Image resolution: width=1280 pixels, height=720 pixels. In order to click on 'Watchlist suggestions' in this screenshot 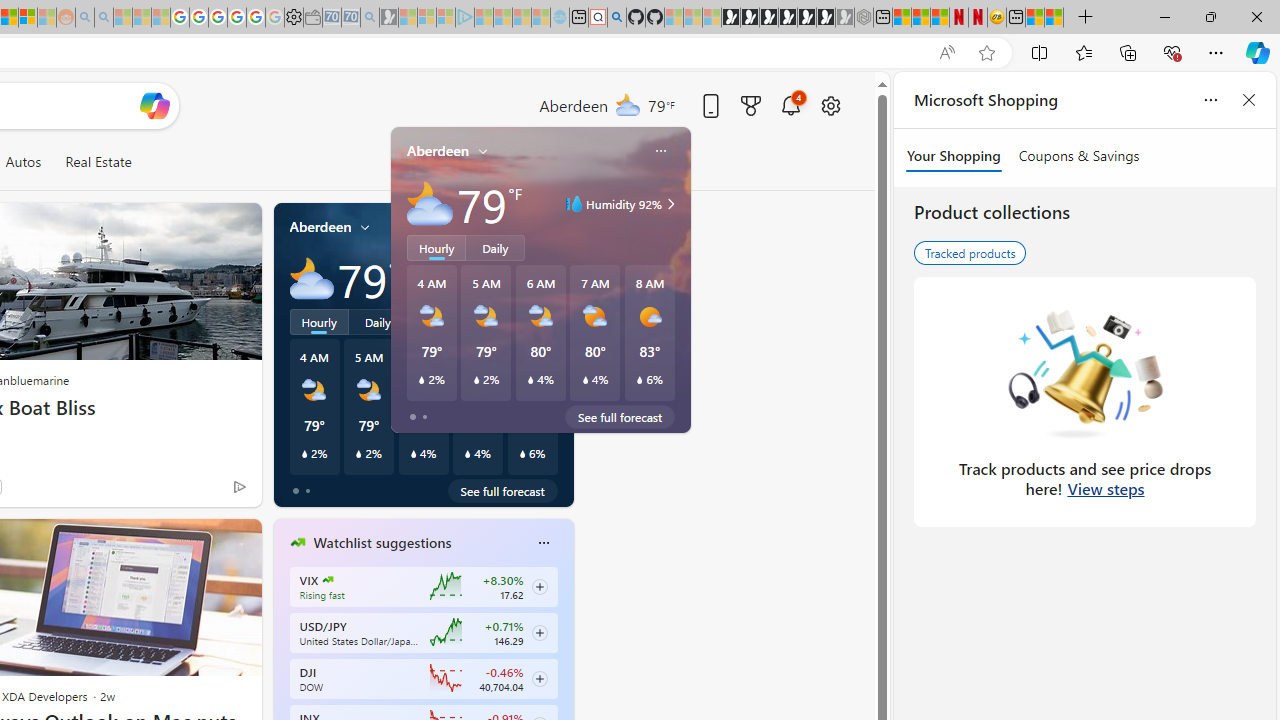, I will do `click(382, 543)`.